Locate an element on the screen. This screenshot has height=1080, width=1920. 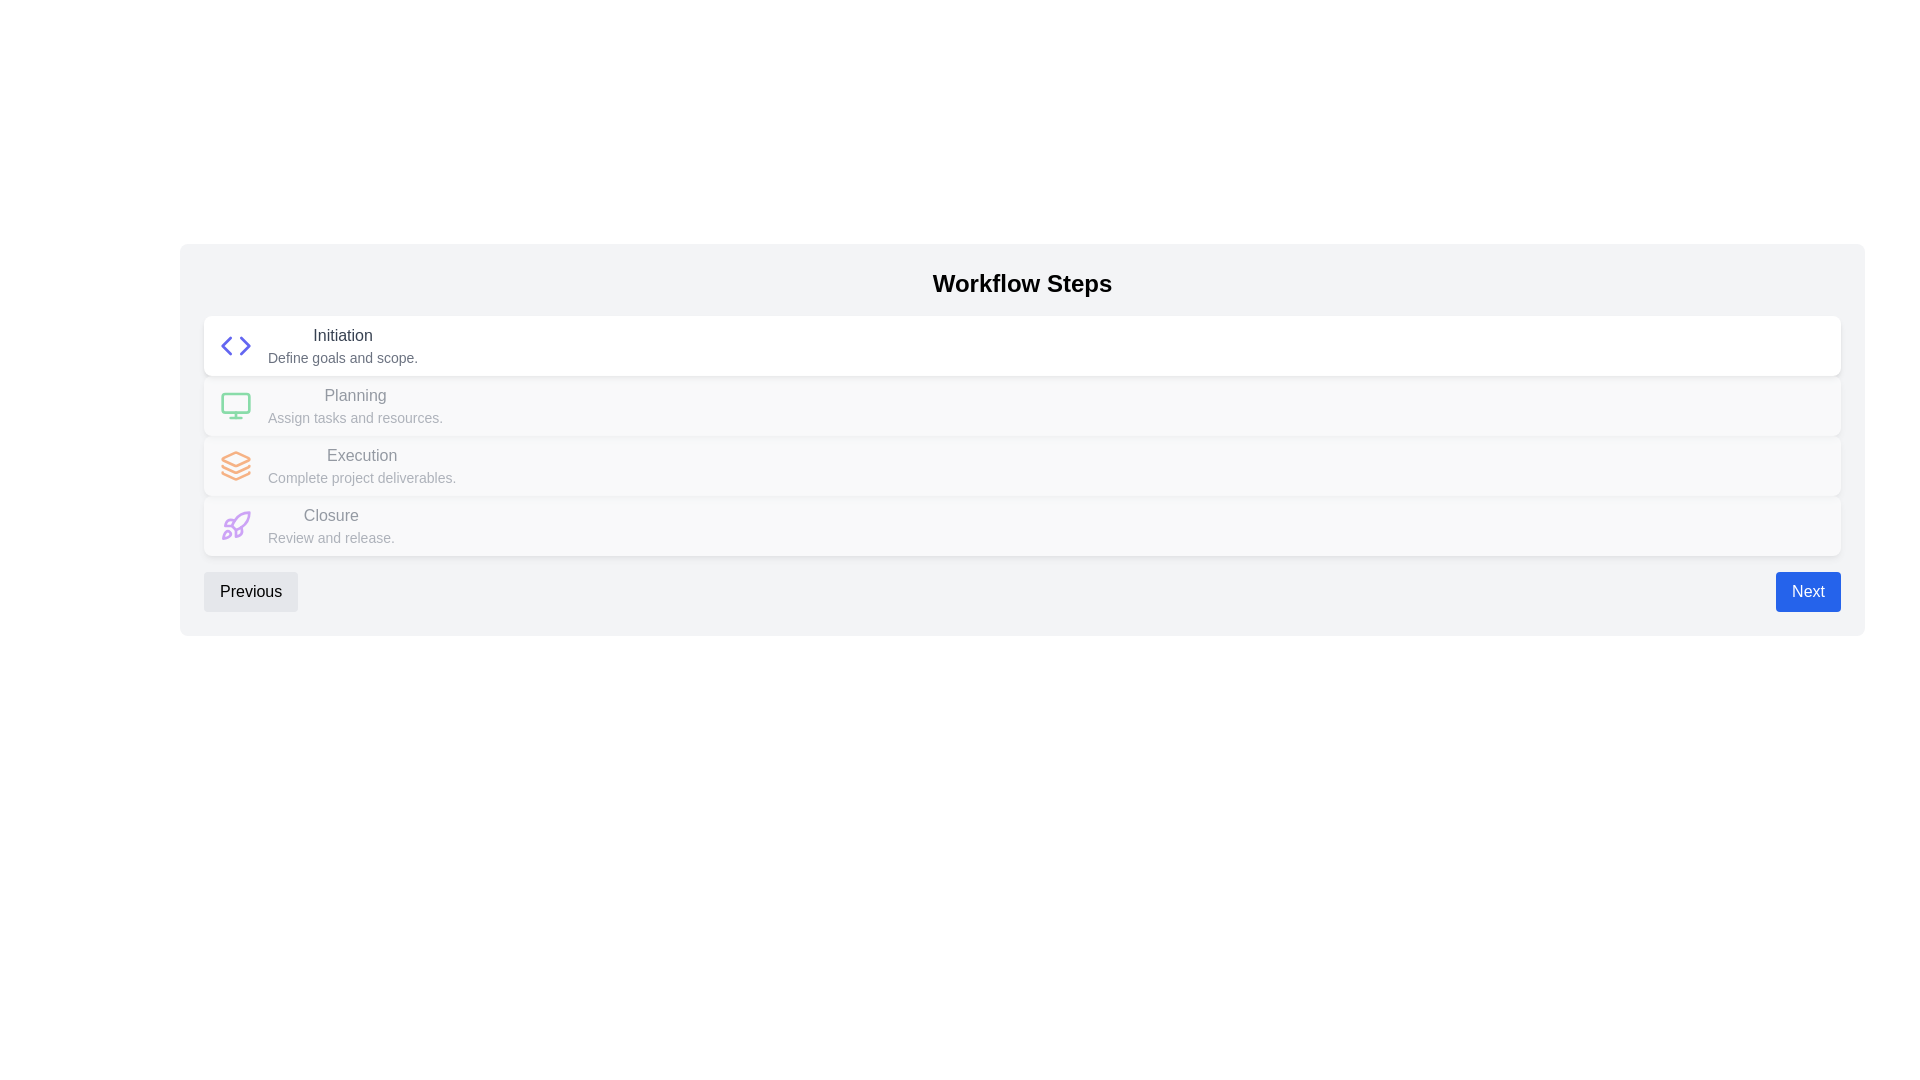
the third item in the vertically aligned list of steps is located at coordinates (1022, 466).